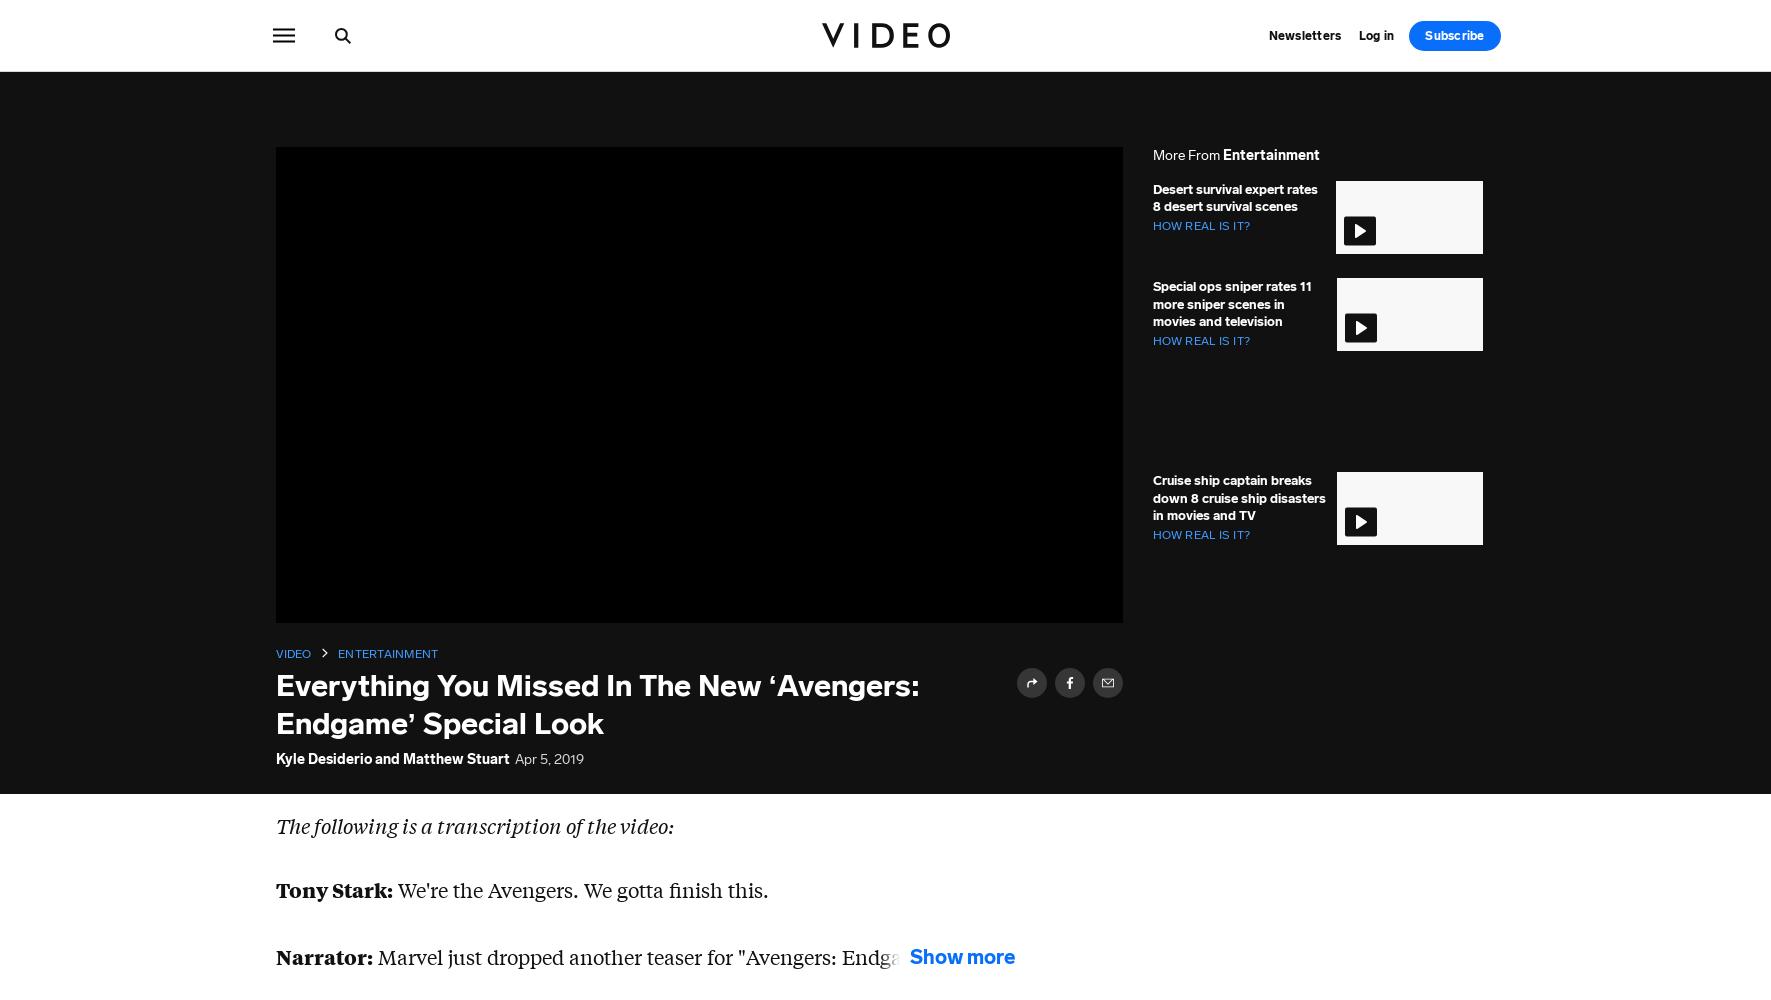 The height and width of the screenshot is (1000, 1771). What do you see at coordinates (473, 824) in the screenshot?
I see `'The following is a transcription of the video:'` at bounding box center [473, 824].